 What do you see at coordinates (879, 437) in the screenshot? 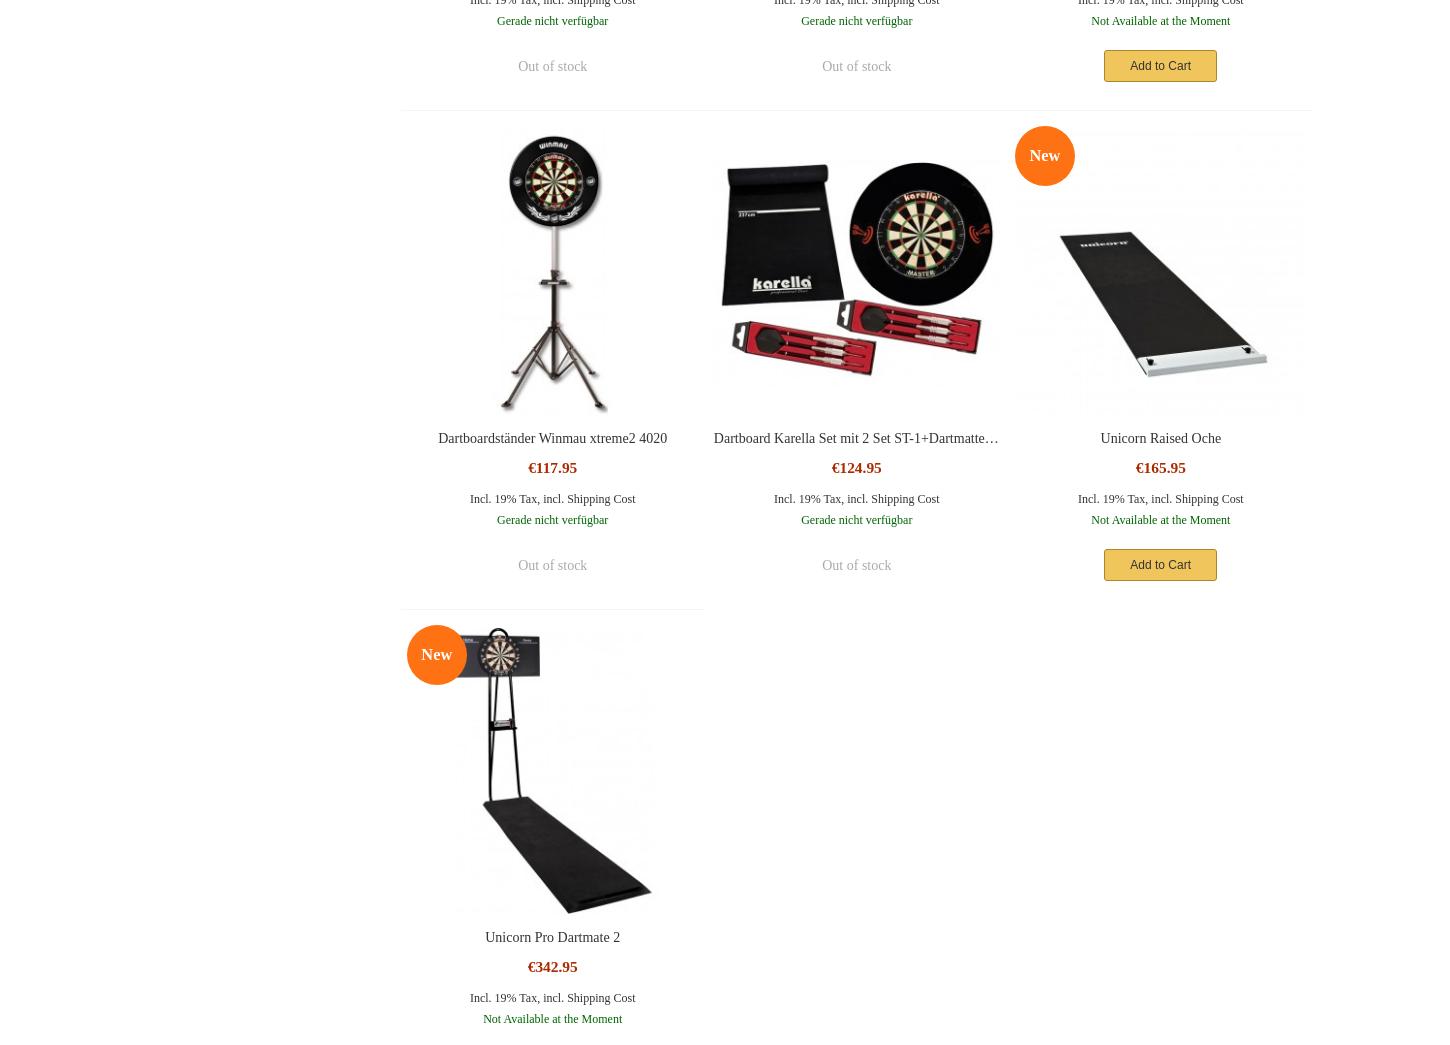
I see `'Dartboard Karella Set mit 2 Set  ST-1+Dartmatte+Catchring'` at bounding box center [879, 437].